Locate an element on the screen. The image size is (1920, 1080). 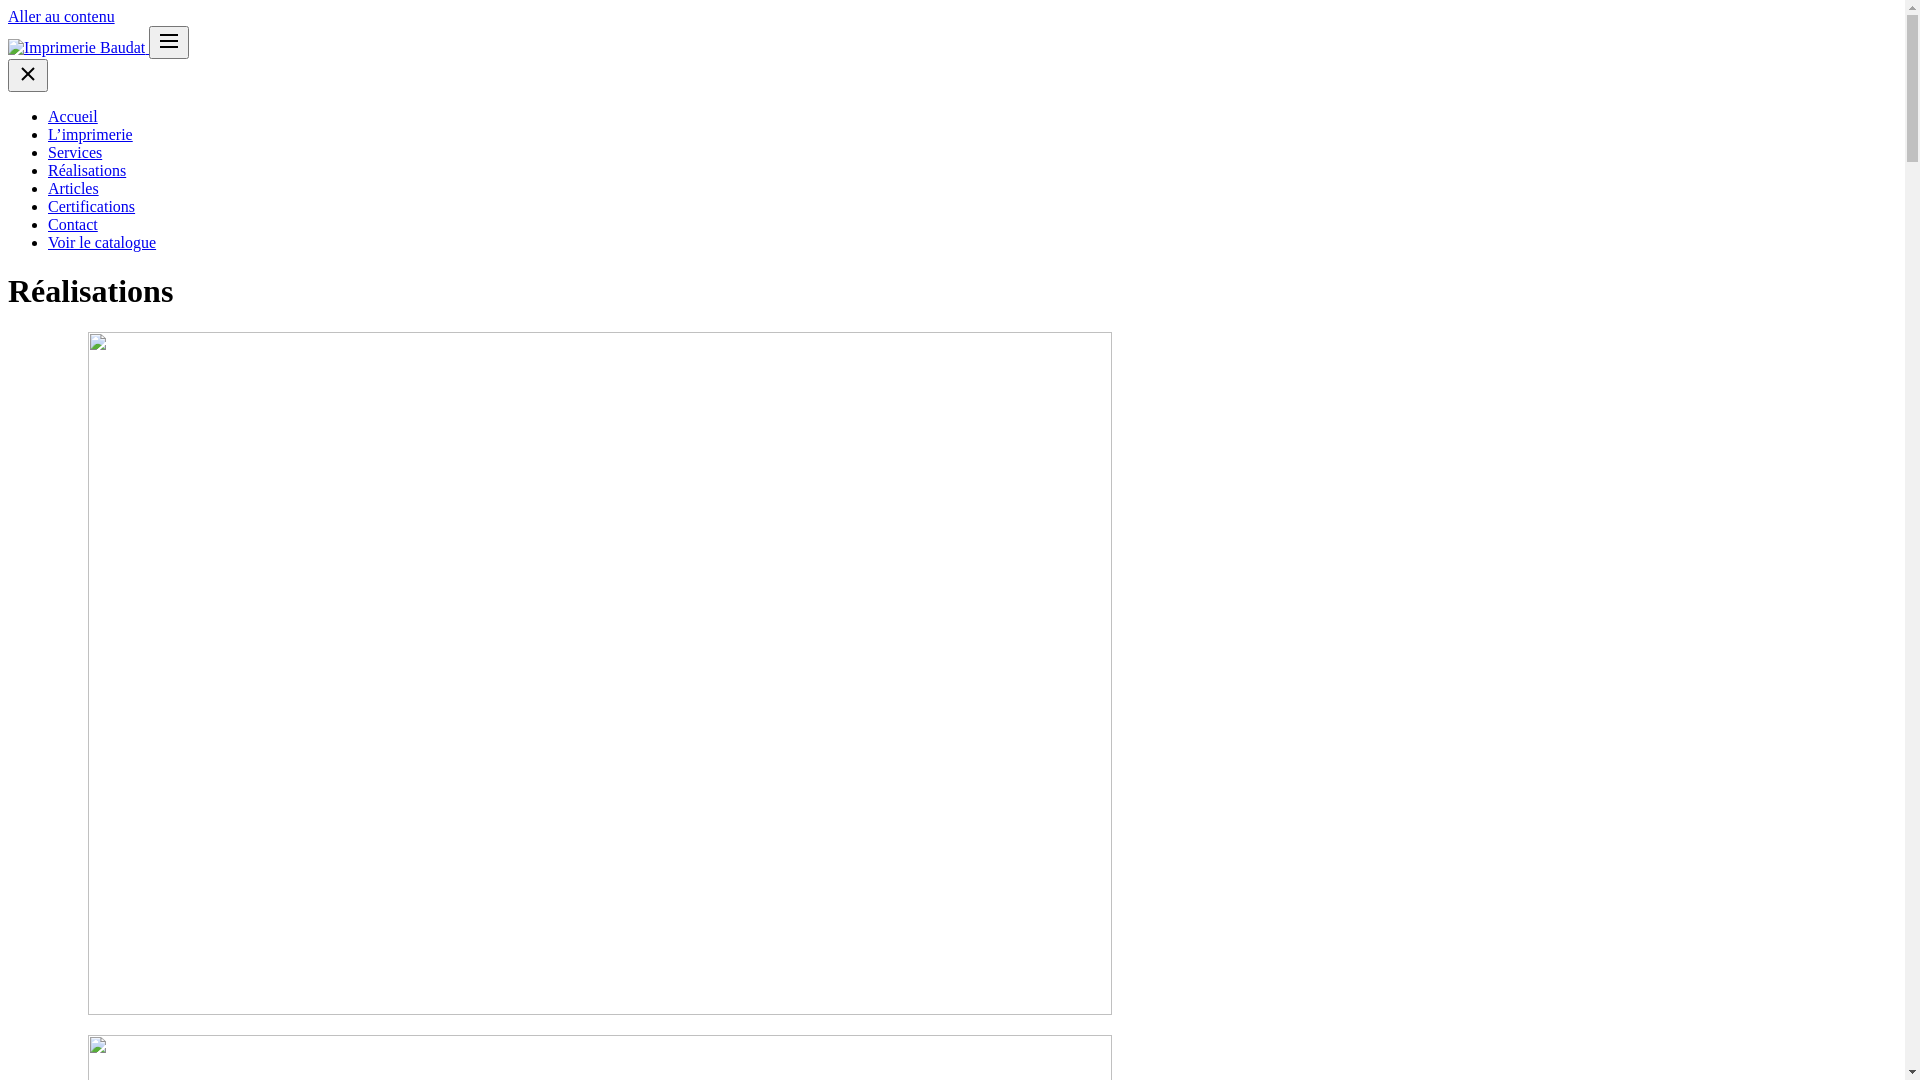
'Voir le catalogue' is located at coordinates (48, 241).